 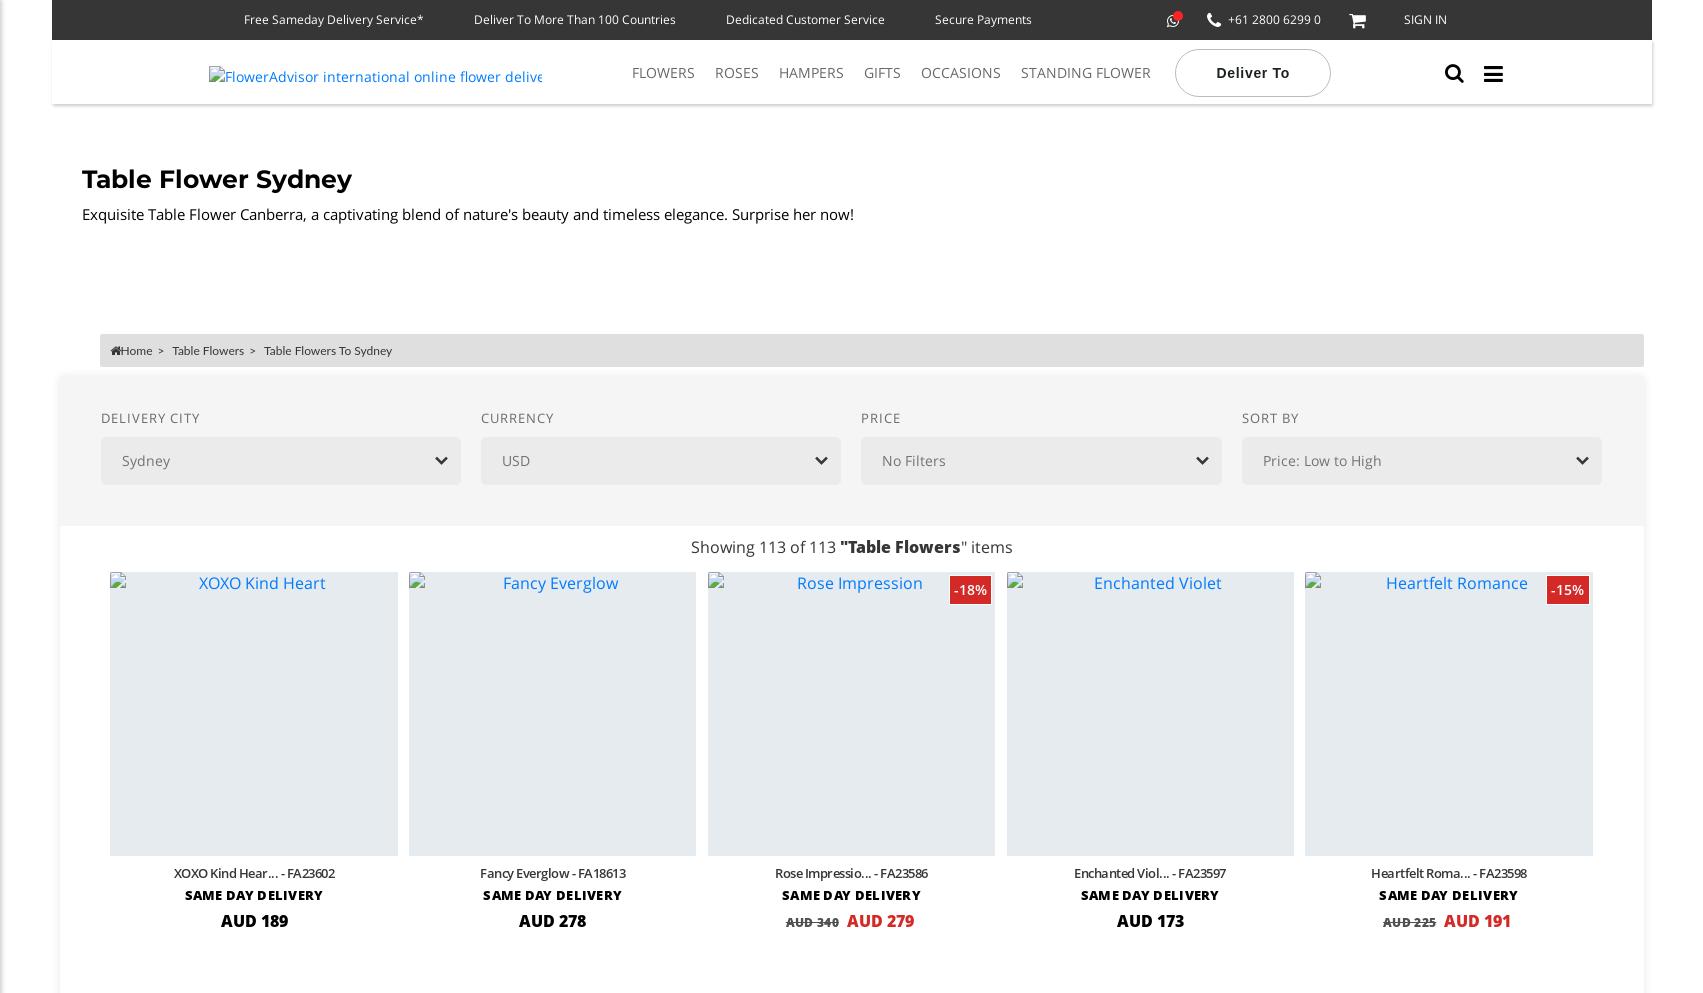 What do you see at coordinates (1260, 458) in the screenshot?
I see `'Price: Low to High'` at bounding box center [1260, 458].